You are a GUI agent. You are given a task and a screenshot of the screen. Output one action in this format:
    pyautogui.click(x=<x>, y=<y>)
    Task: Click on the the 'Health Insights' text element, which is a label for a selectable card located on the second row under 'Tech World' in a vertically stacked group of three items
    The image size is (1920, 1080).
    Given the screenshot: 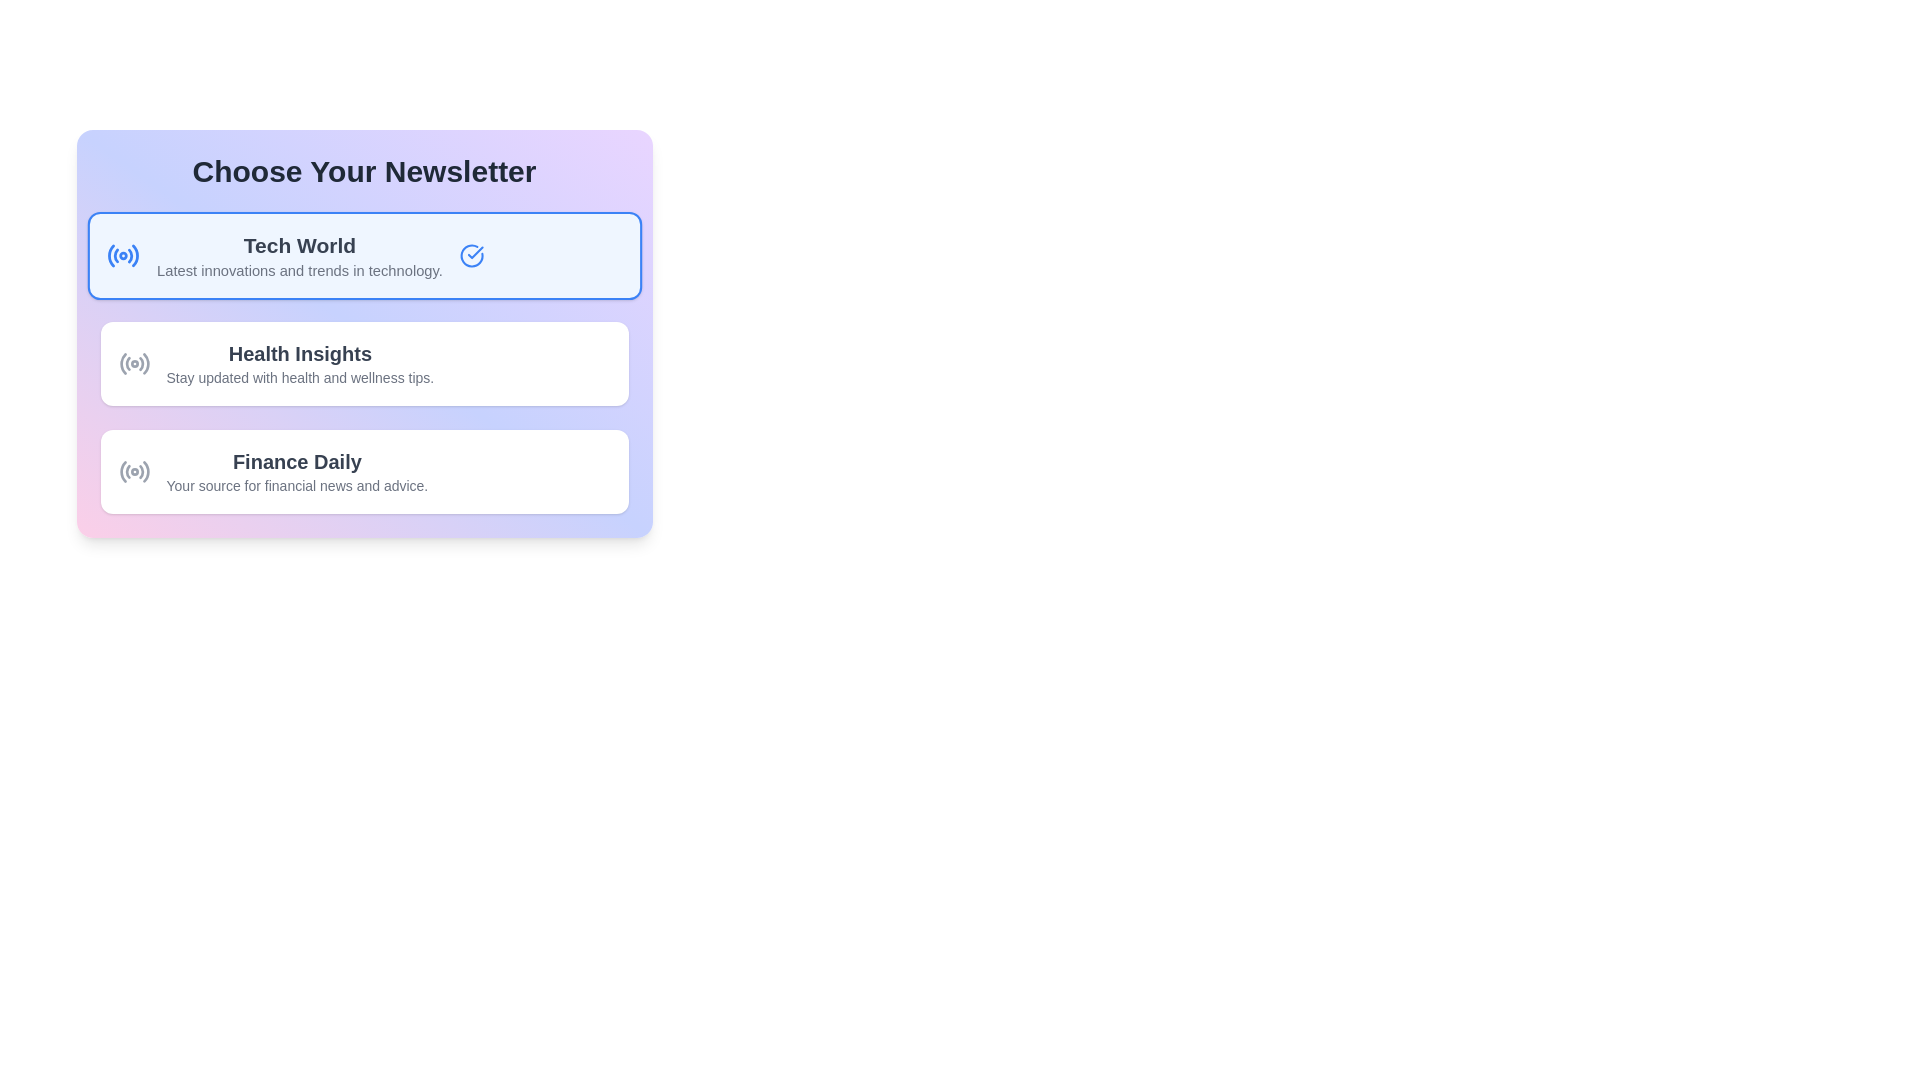 What is the action you would take?
    pyautogui.click(x=299, y=363)
    